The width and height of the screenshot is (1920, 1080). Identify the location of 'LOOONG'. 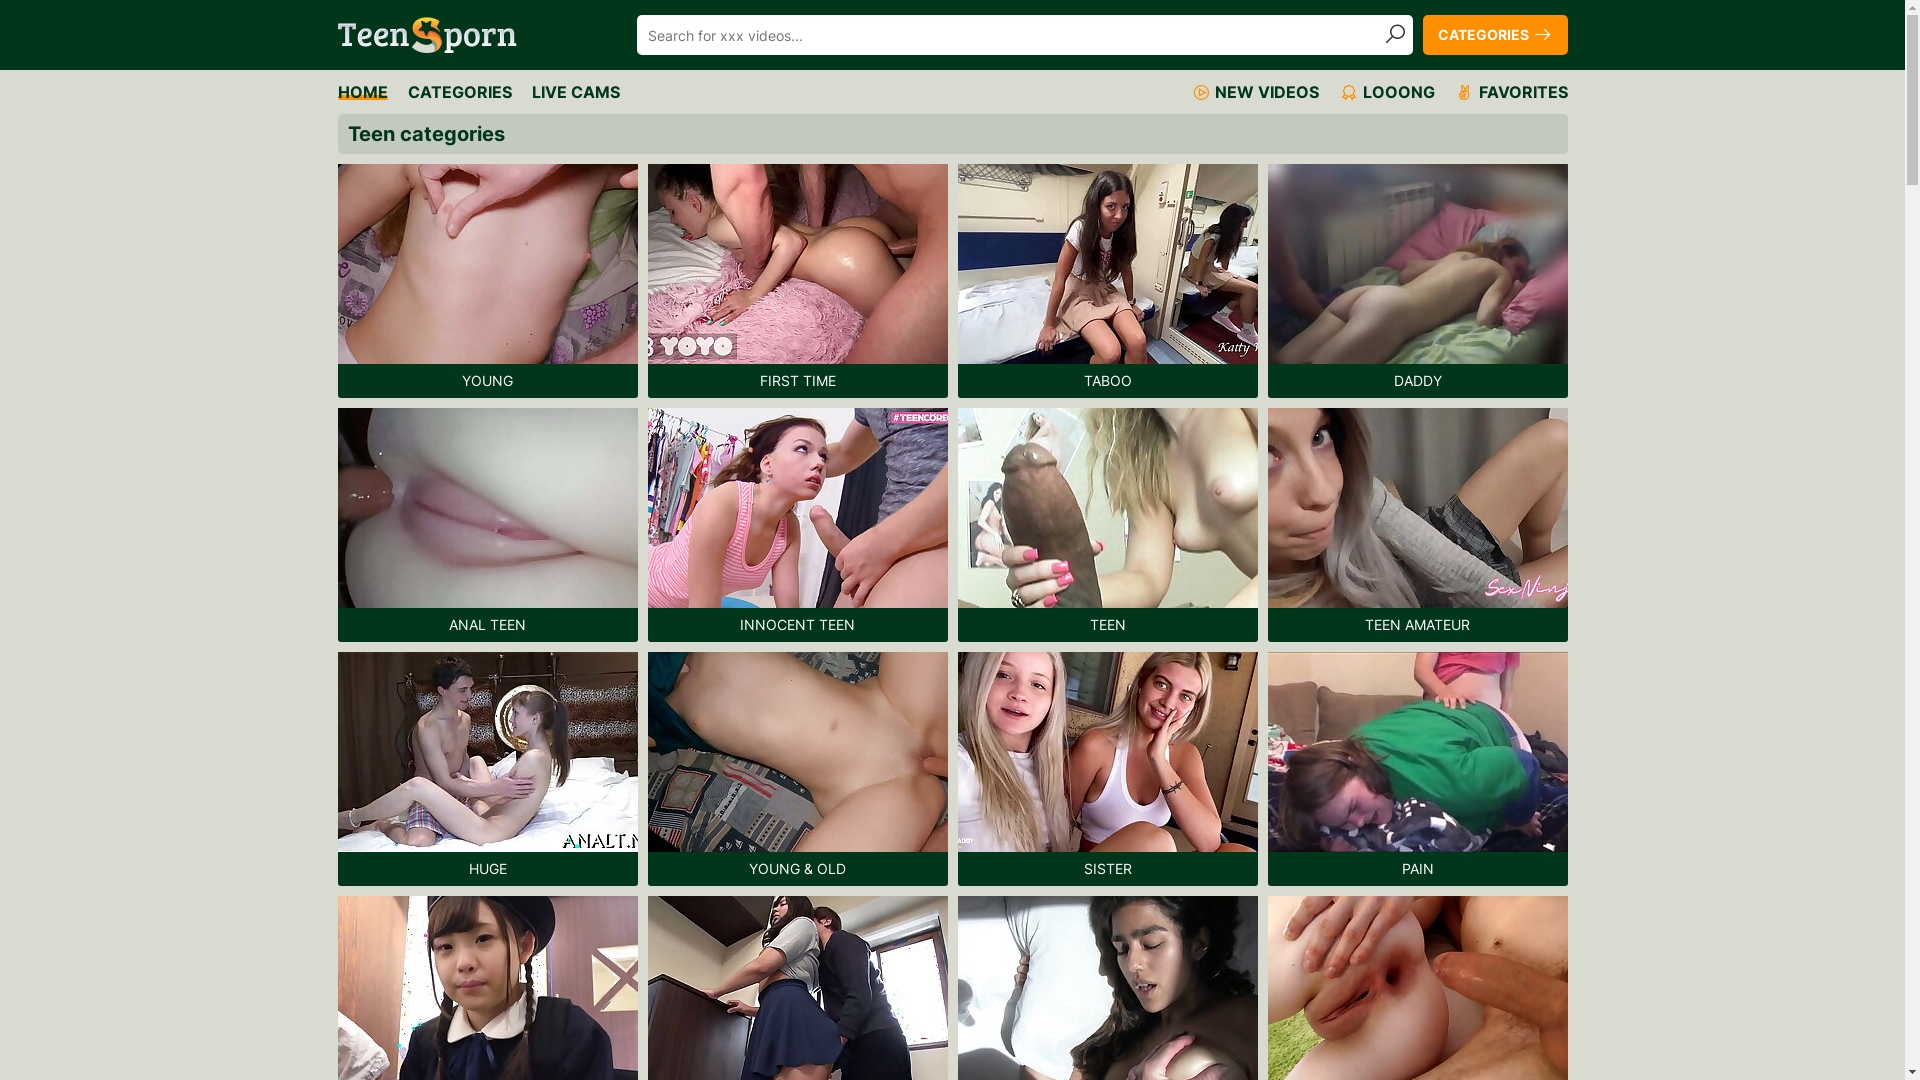
(1385, 92).